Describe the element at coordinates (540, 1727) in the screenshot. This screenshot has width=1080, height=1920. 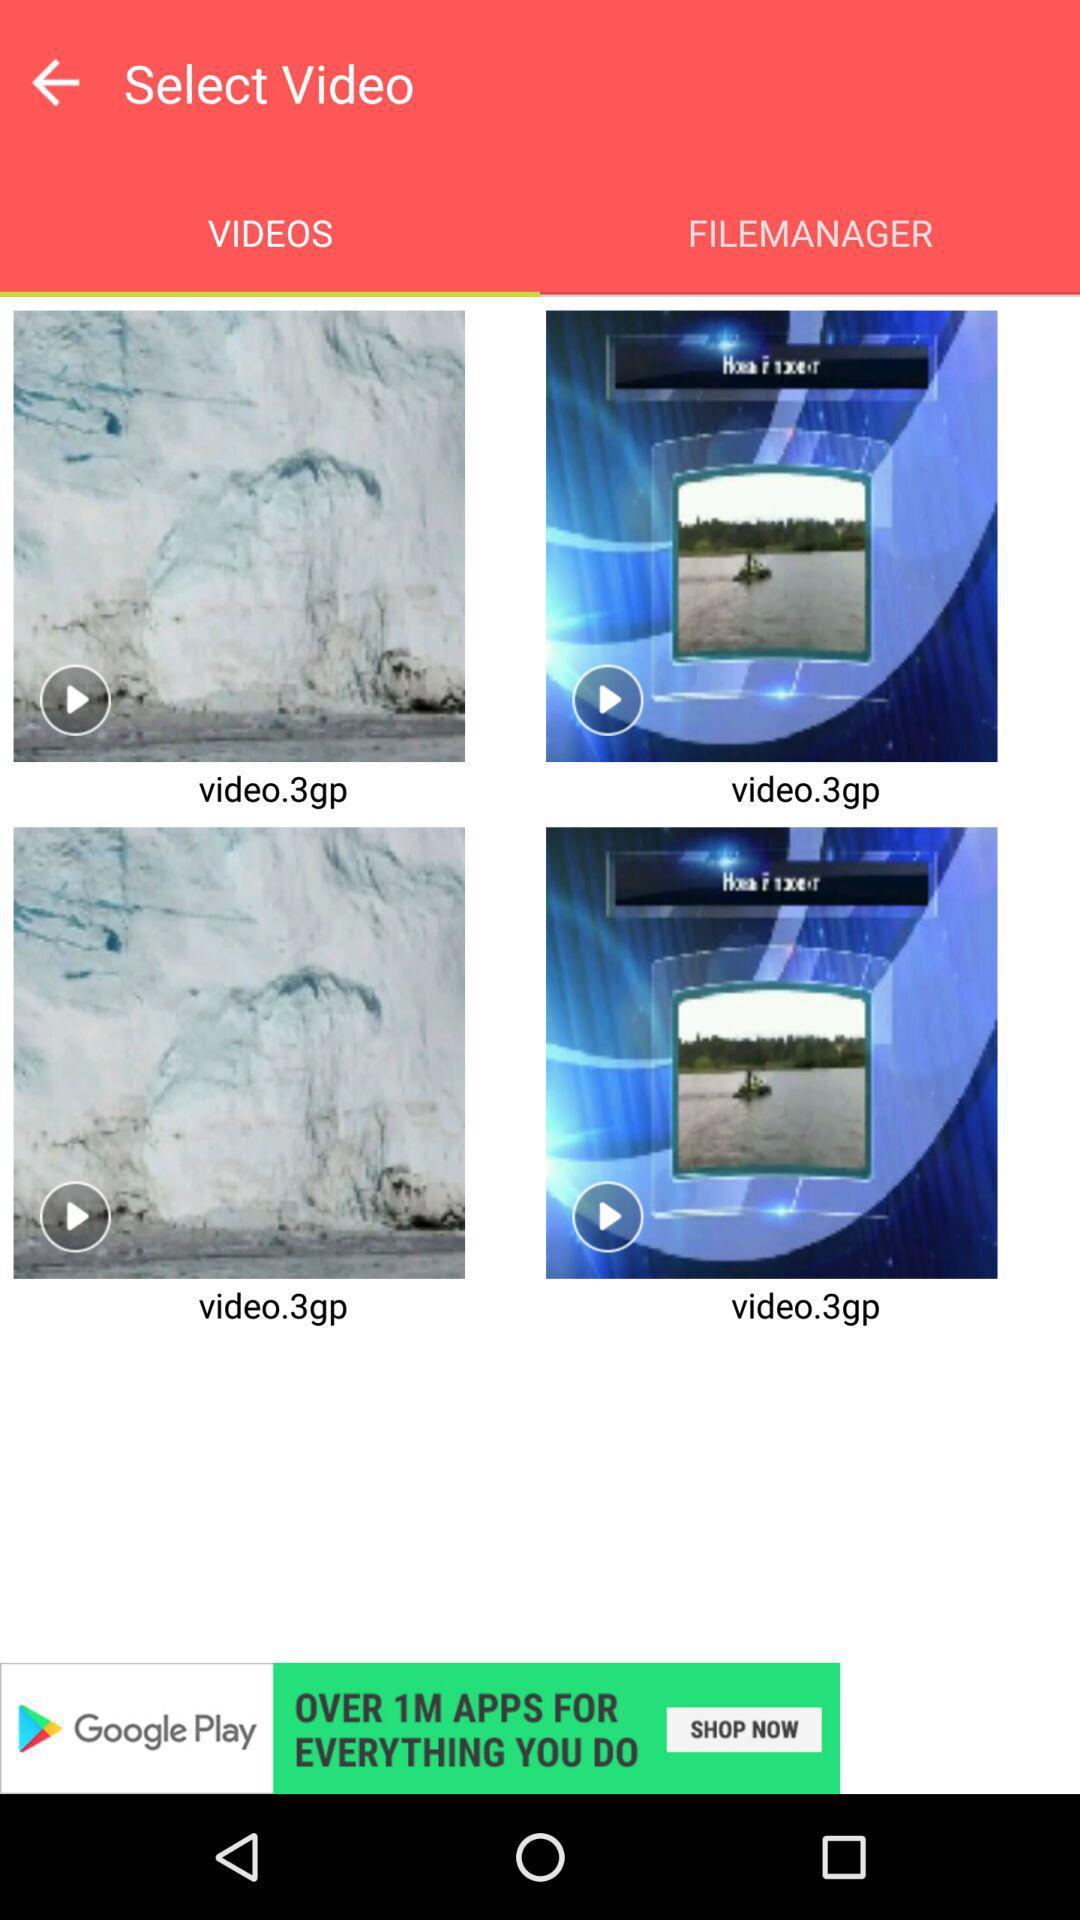
I see `the google play store` at that location.